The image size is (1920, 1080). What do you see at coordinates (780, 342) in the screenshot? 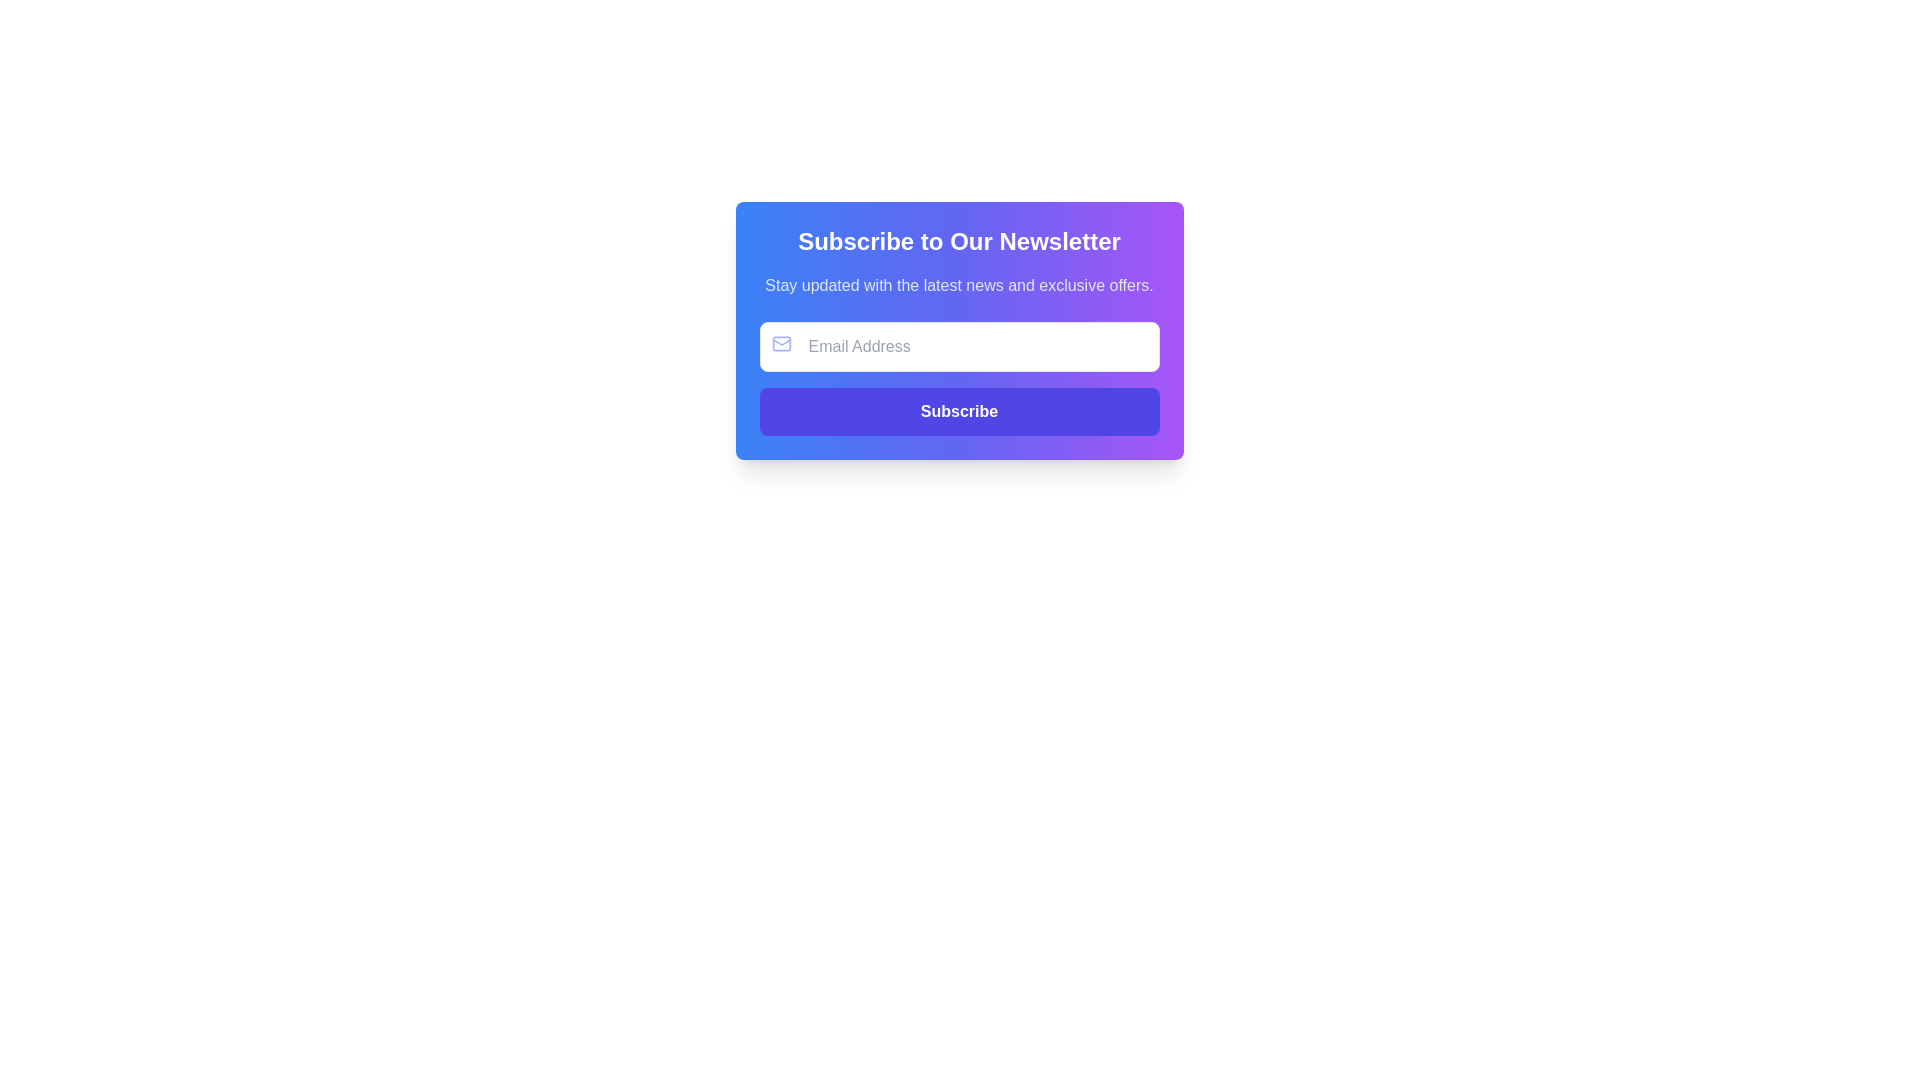
I see `the decorative icon located at the top-left corner of the 'Email Address' input field in the signup form` at bounding box center [780, 342].